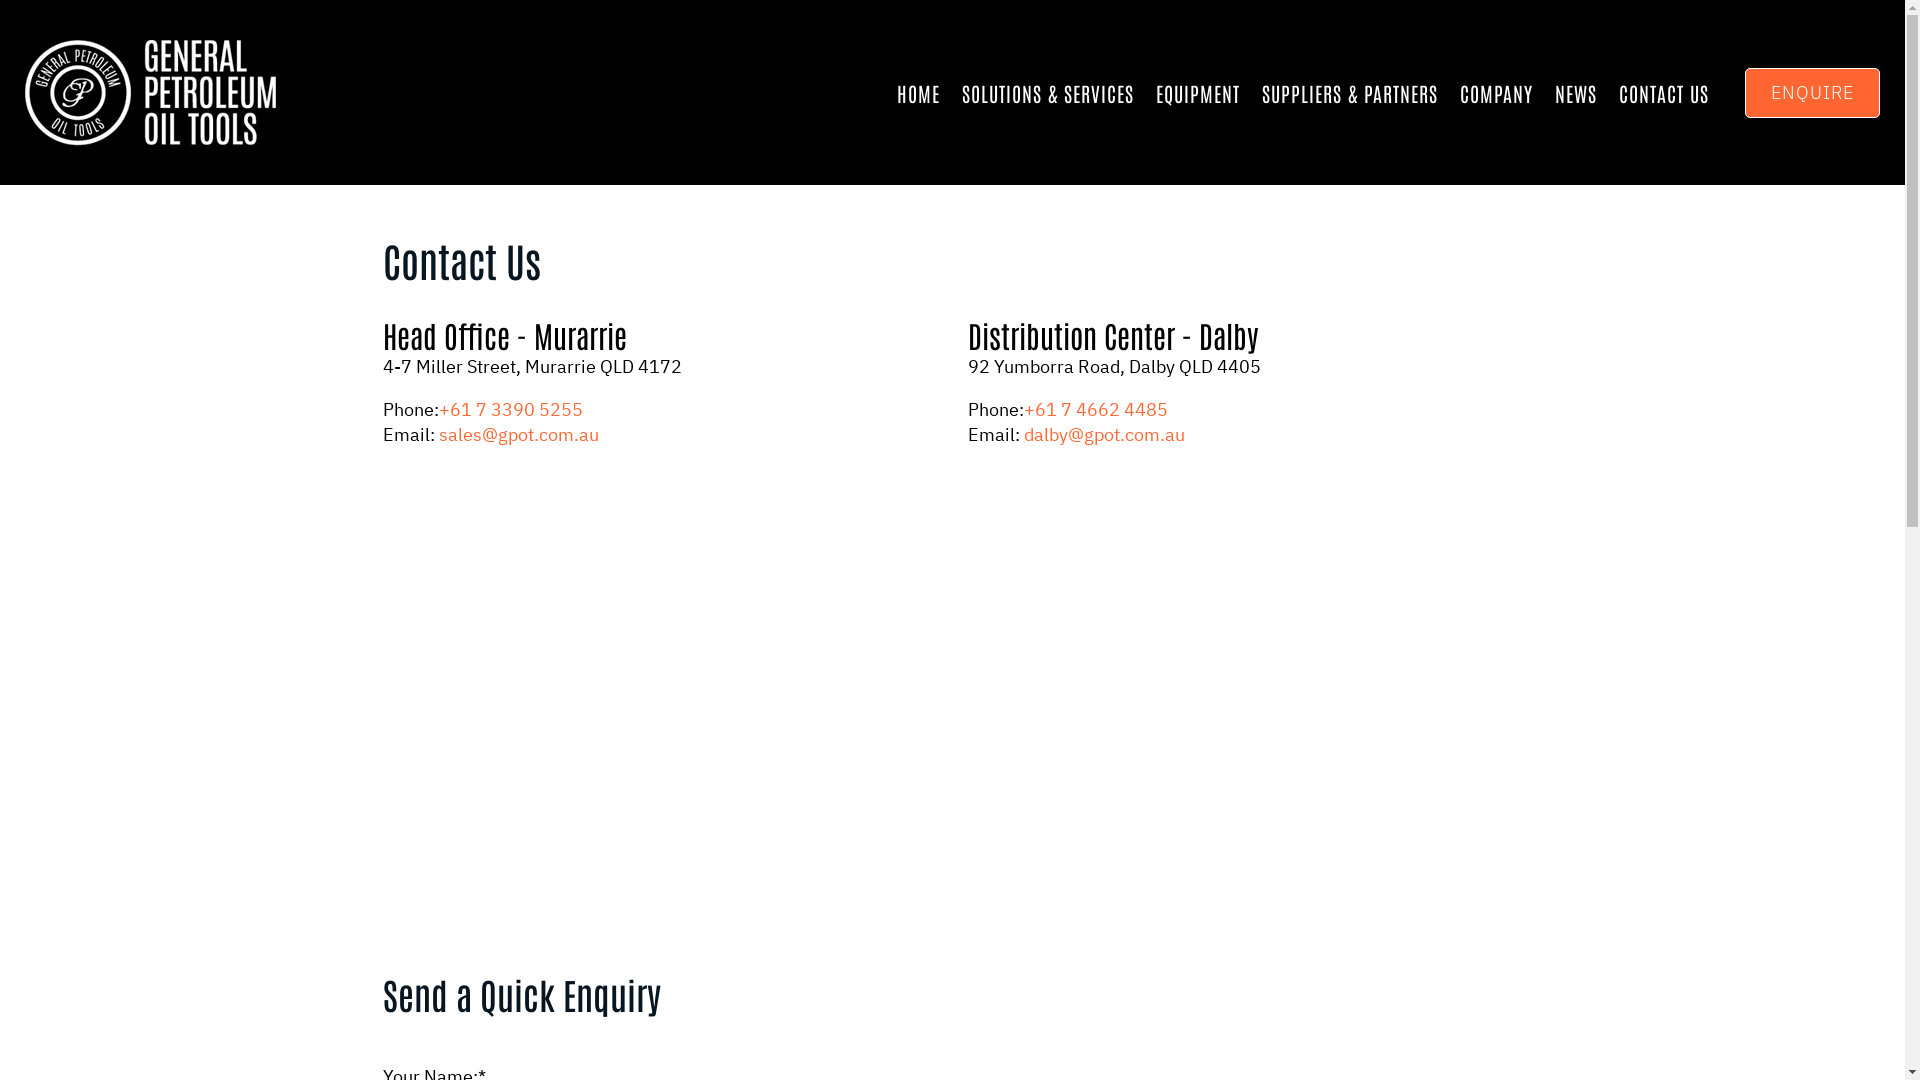 This screenshot has height=1080, width=1920. I want to click on 'HOME', so click(917, 92).